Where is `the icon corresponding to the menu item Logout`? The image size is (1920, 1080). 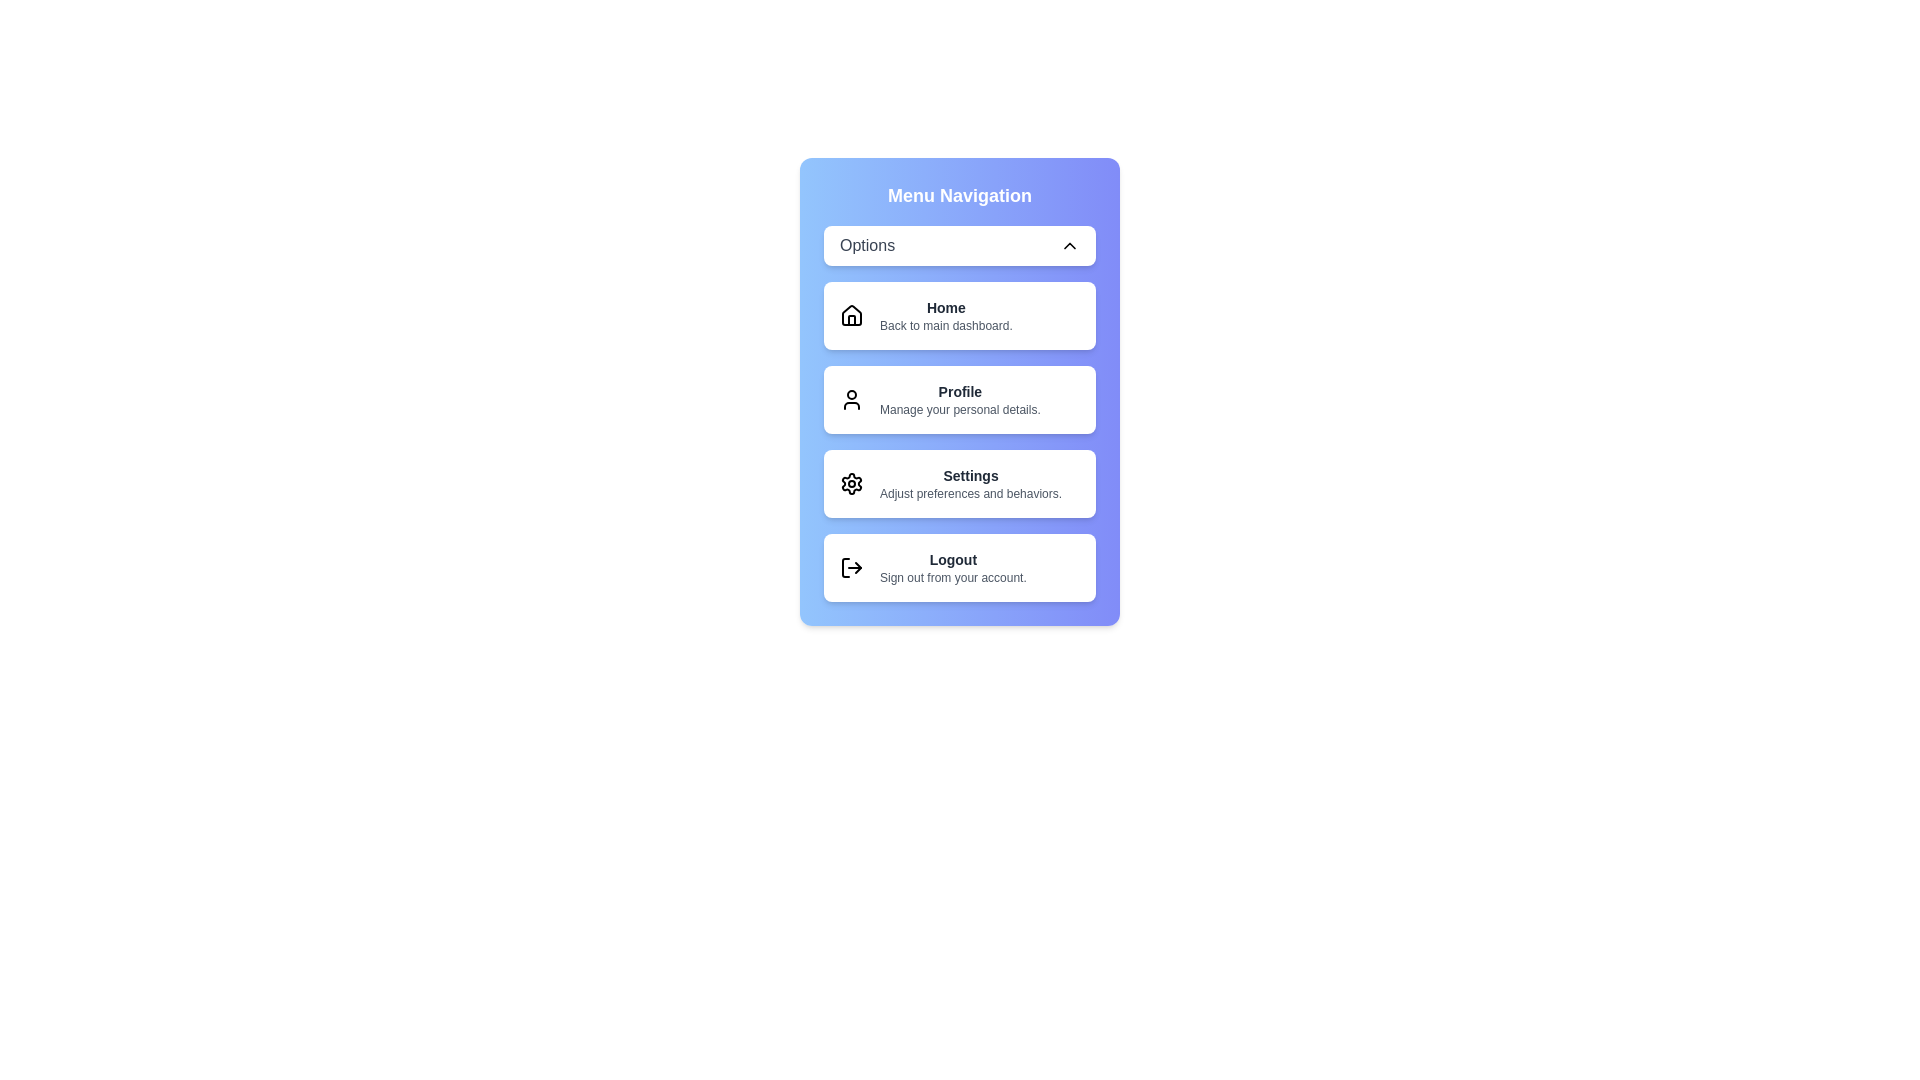
the icon corresponding to the menu item Logout is located at coordinates (851, 567).